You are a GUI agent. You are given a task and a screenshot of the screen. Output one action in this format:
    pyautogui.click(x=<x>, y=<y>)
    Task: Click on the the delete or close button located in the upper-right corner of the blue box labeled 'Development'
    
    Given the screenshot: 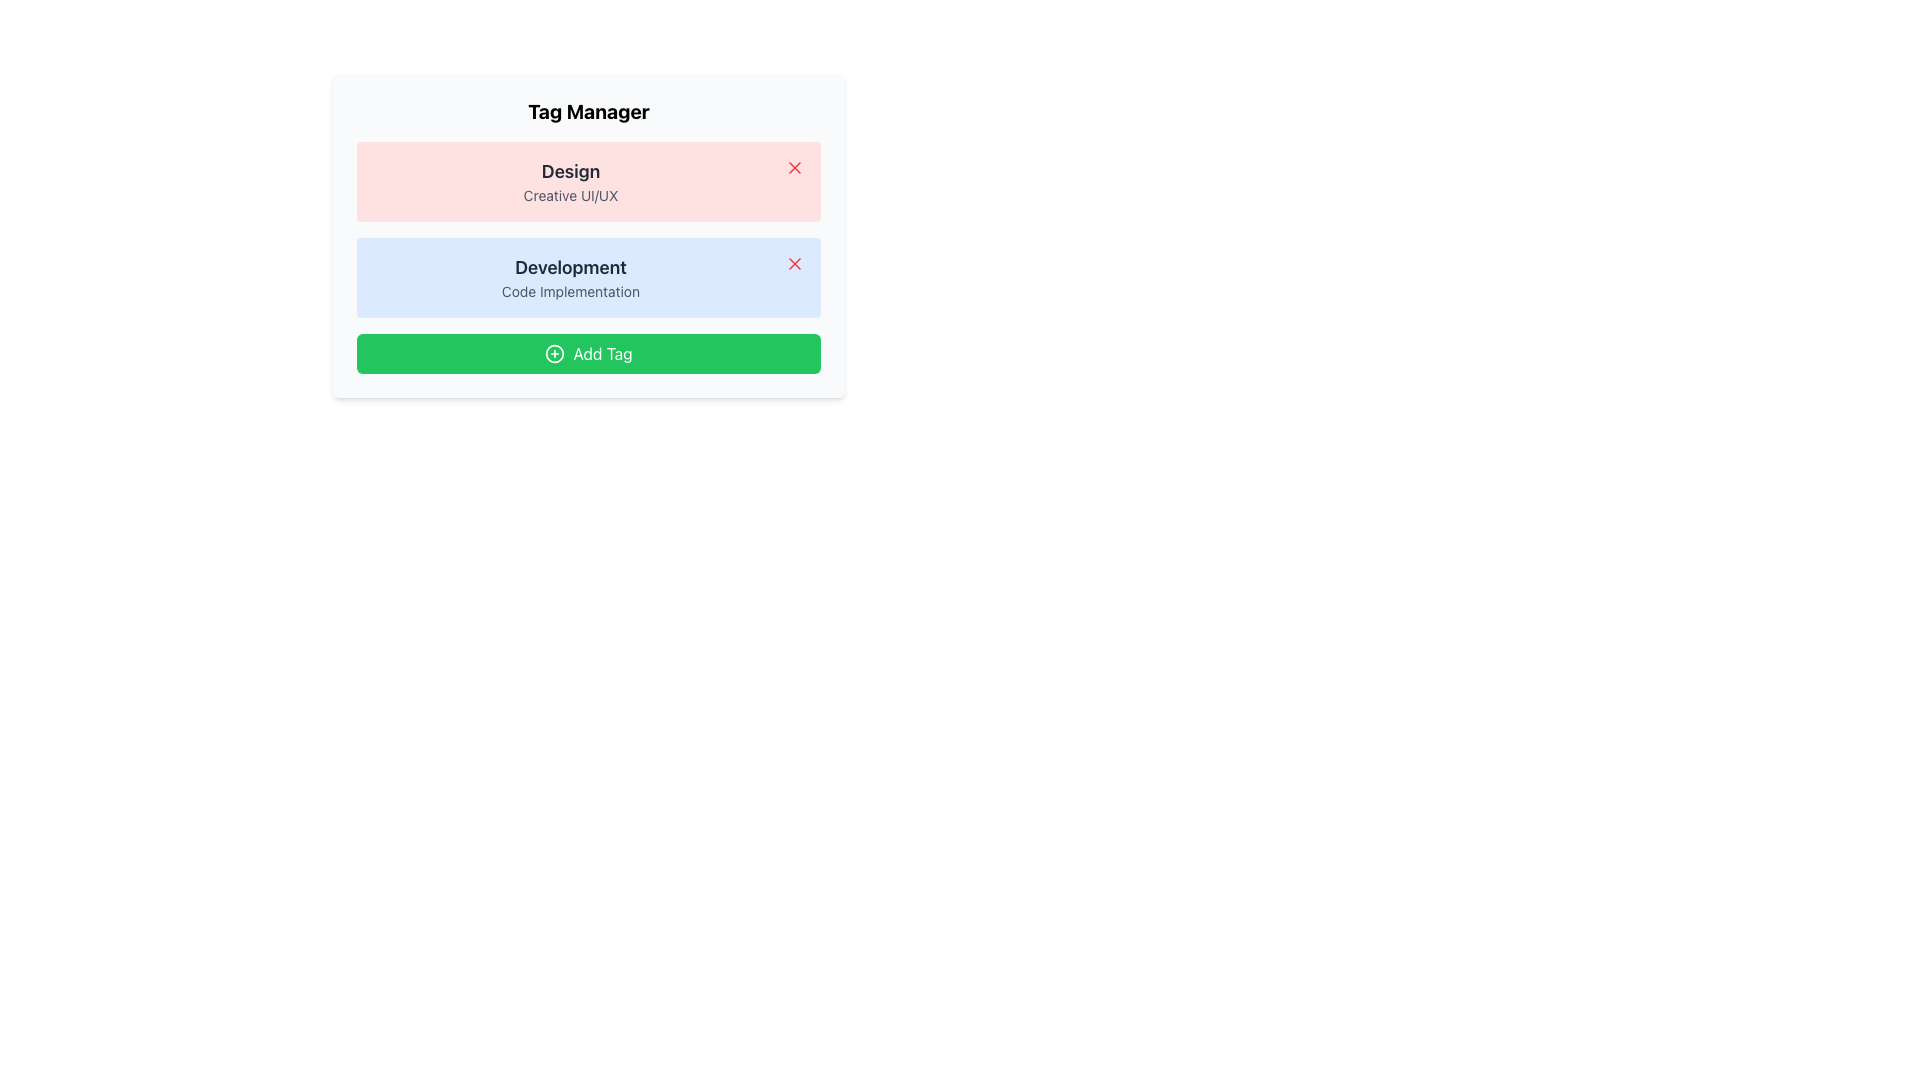 What is the action you would take?
    pyautogui.click(x=794, y=262)
    